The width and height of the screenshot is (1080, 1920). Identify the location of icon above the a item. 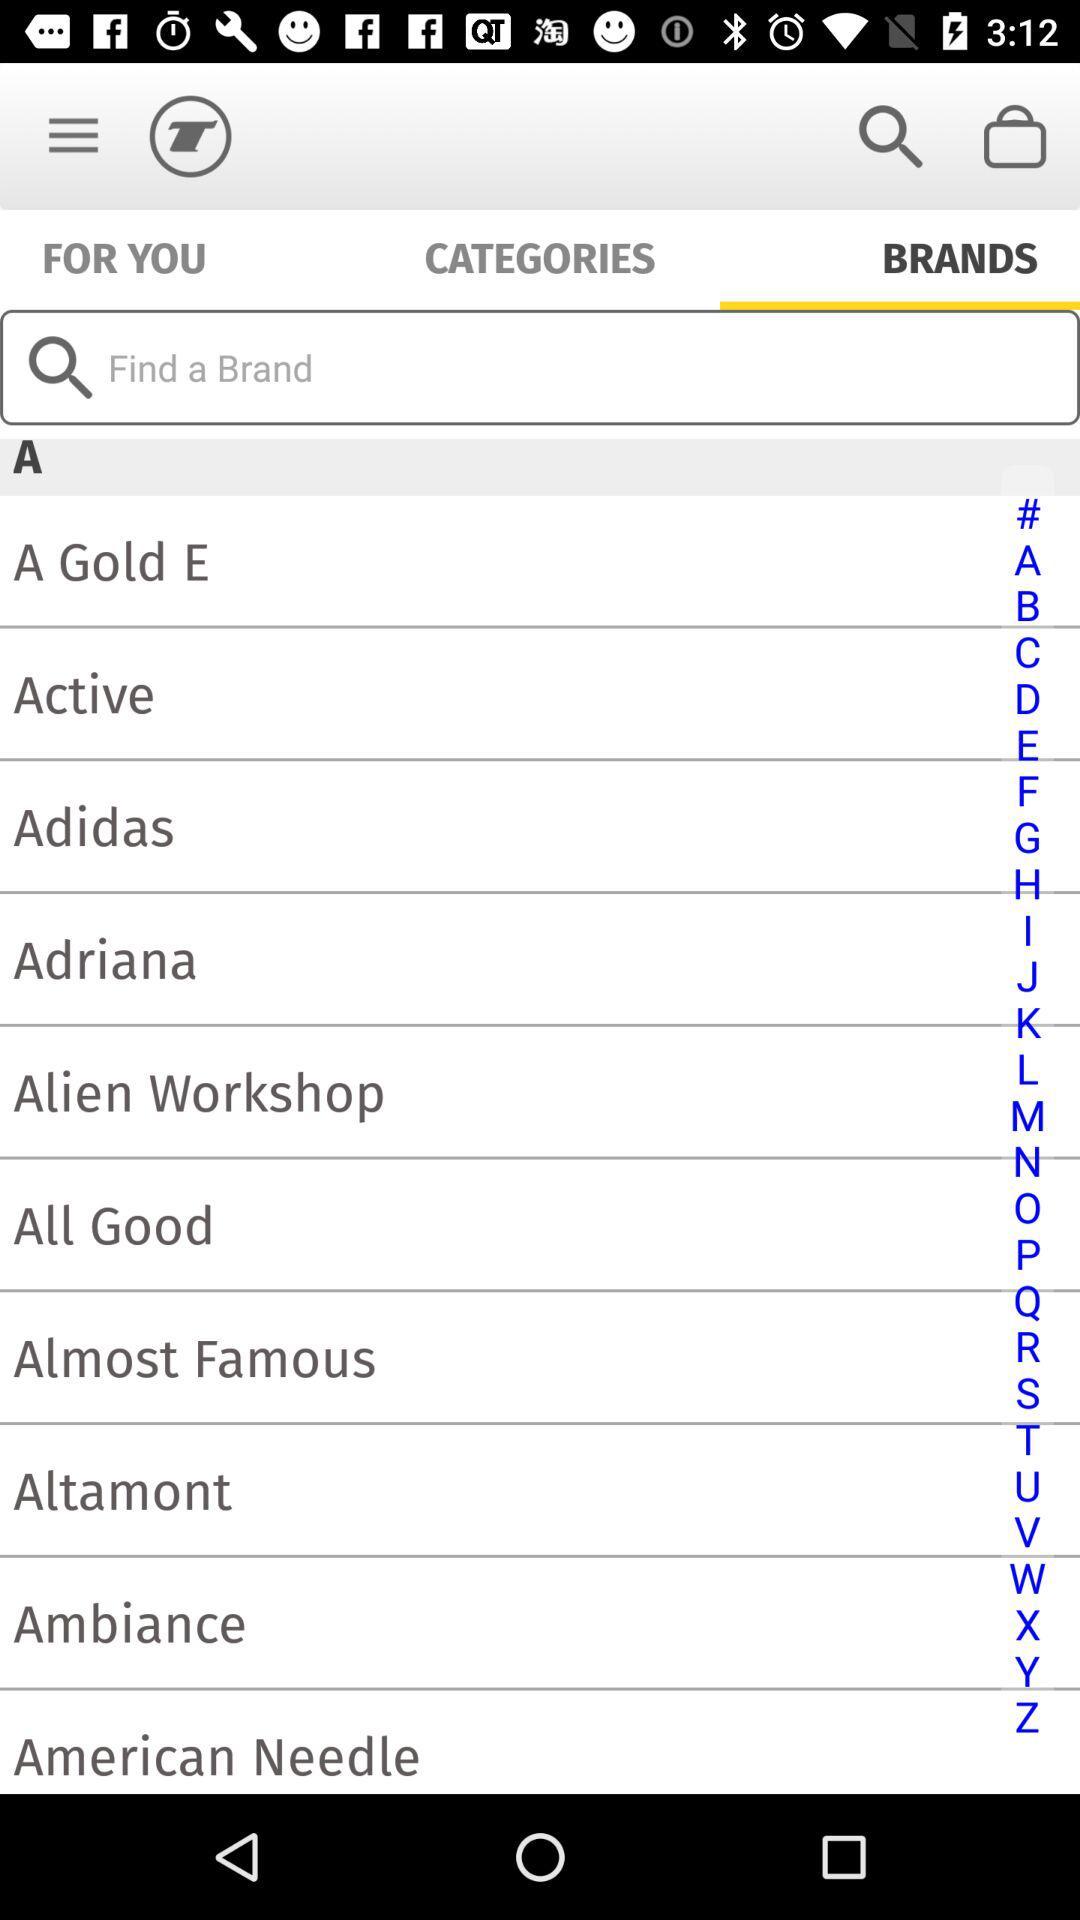
(540, 367).